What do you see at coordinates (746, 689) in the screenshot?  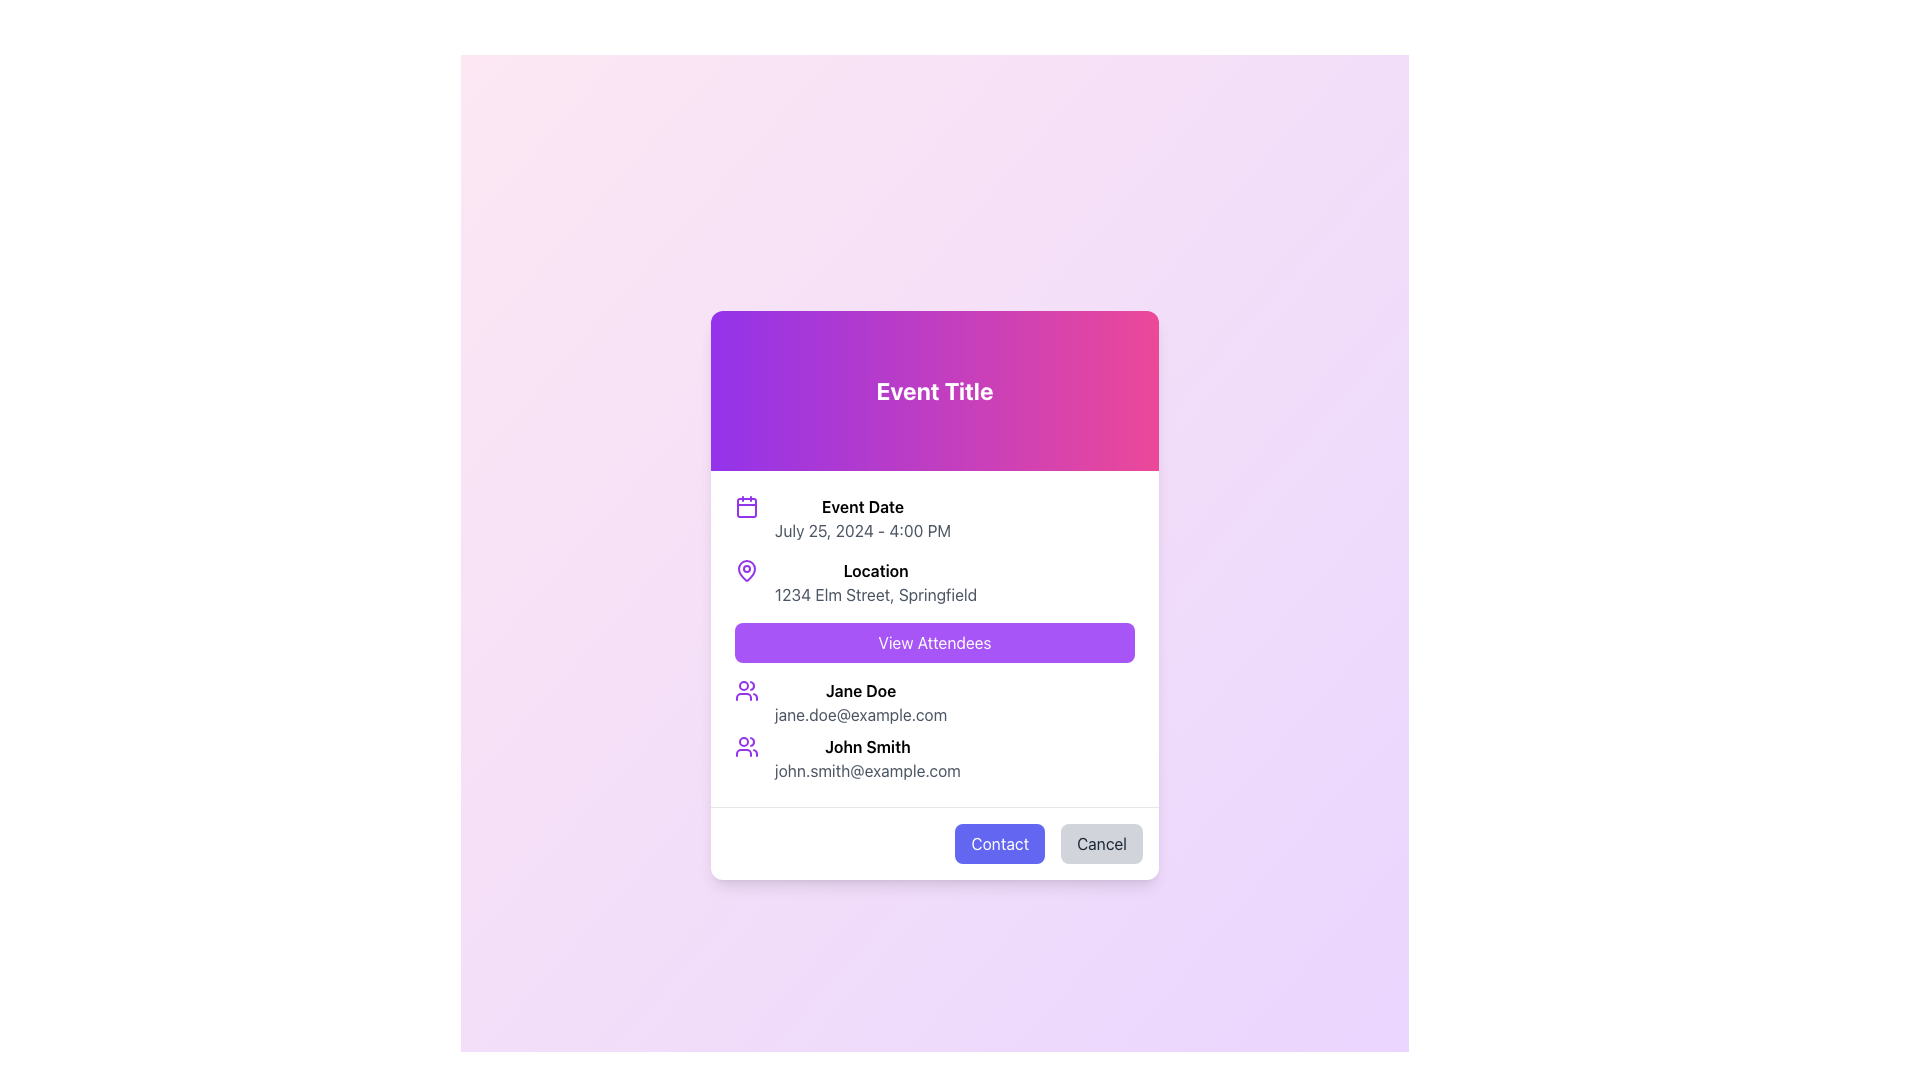 I see `the SVG icon representing users or group, which is aligned with the text 'Jane Doe' and 'jane.doe@example.com' in the lower part of the information panel` at bounding box center [746, 689].